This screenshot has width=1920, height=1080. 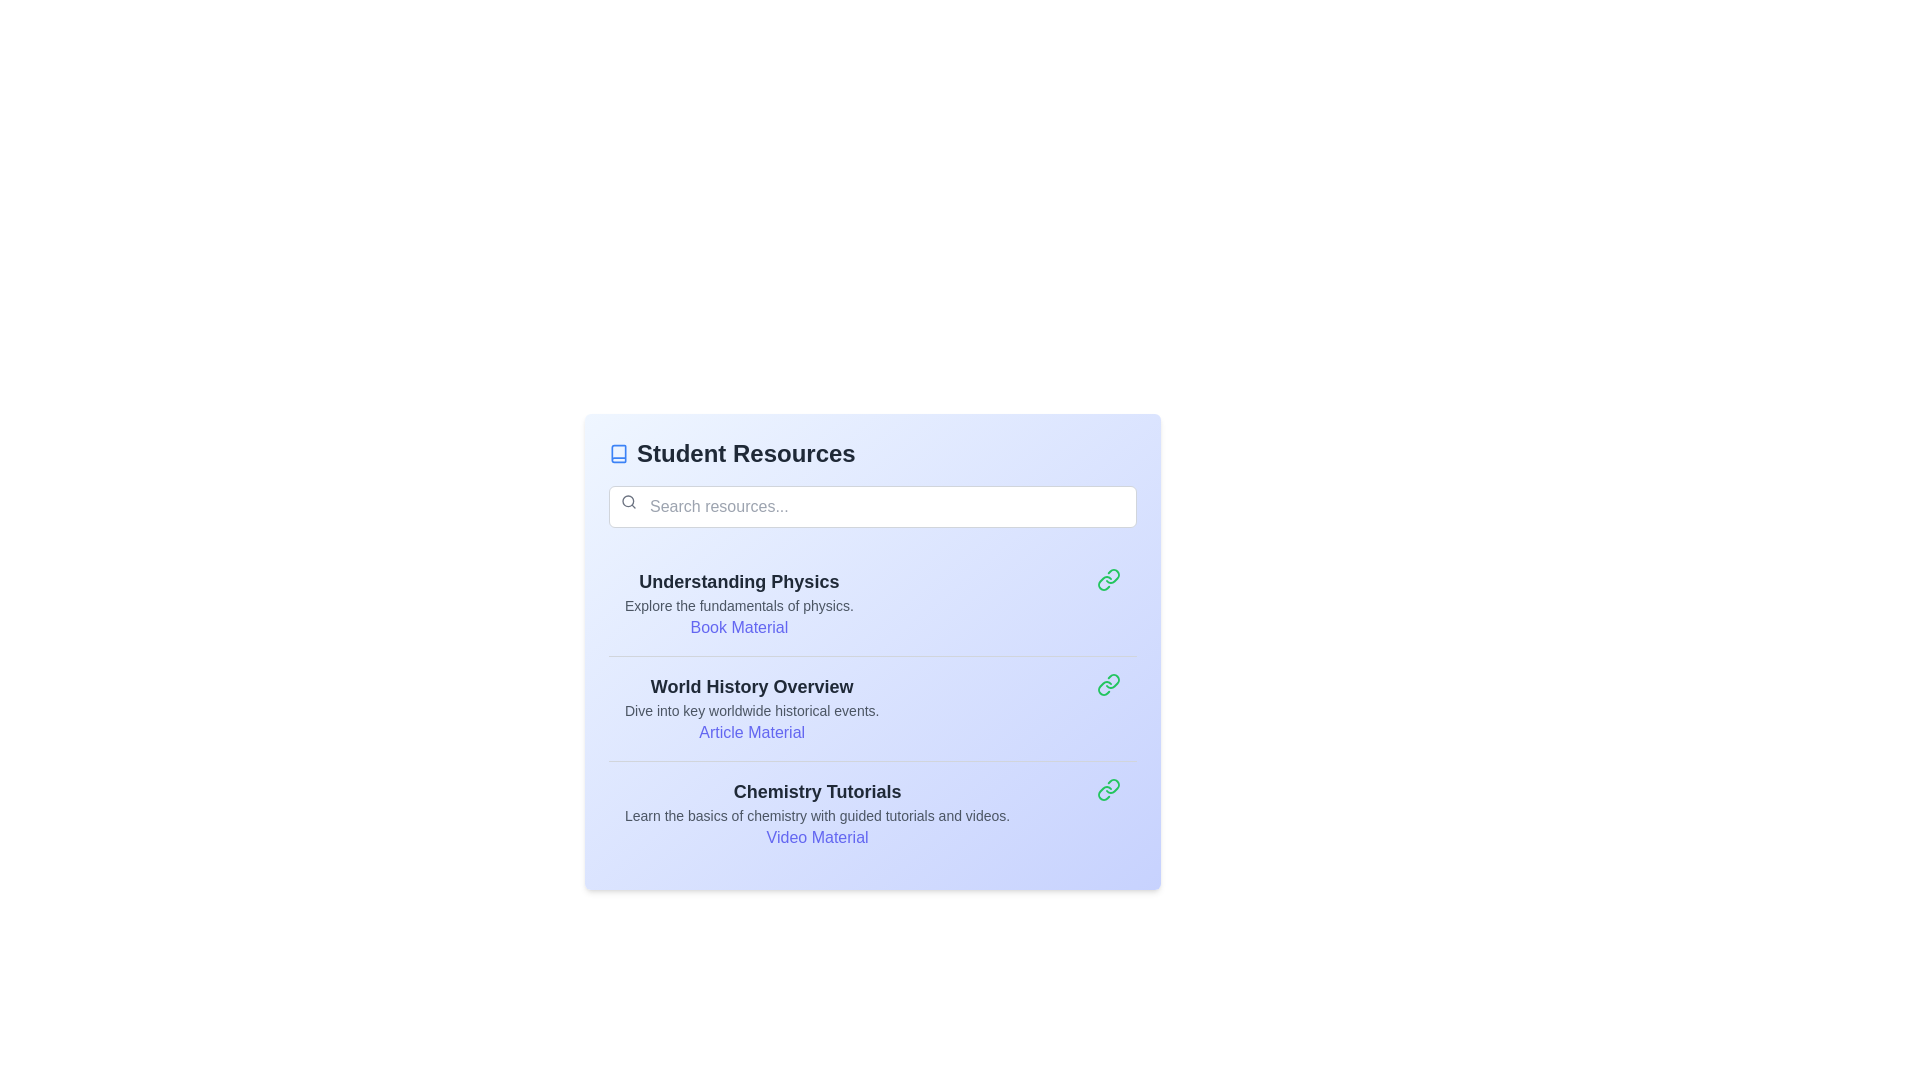 What do you see at coordinates (1107, 789) in the screenshot?
I see `link icon beside the resource titled 'Chemistry Tutorials'` at bounding box center [1107, 789].